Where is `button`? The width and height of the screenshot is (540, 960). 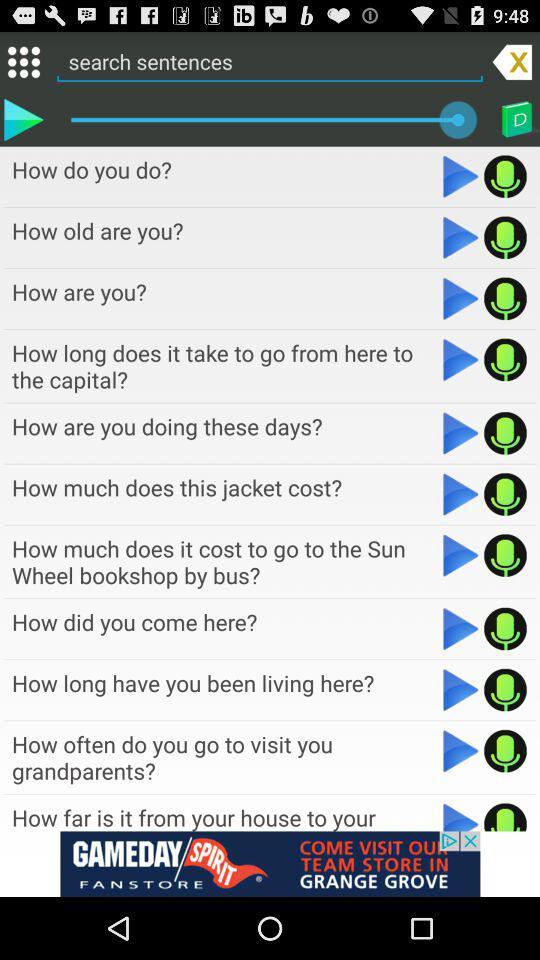 button is located at coordinates (461, 359).